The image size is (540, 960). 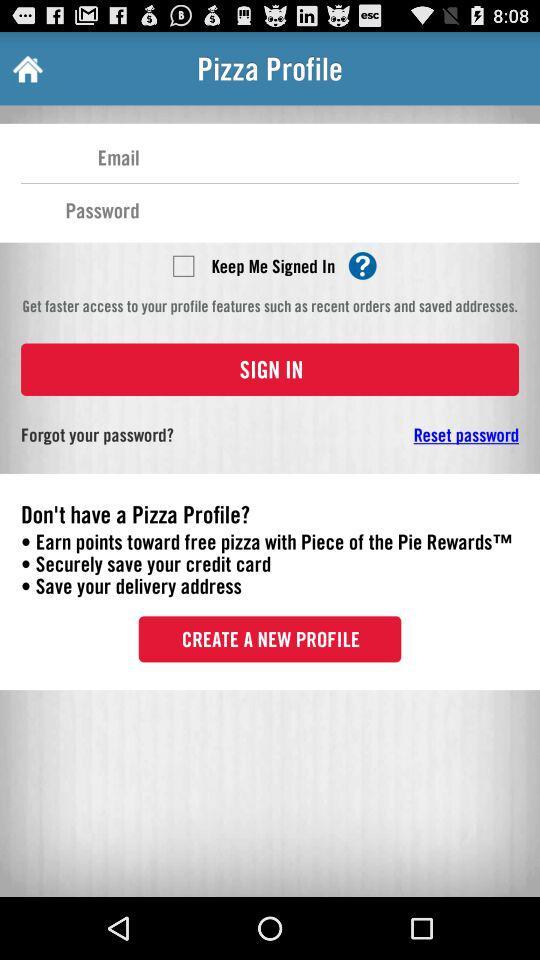 I want to click on keep user signed in to account, so click(x=183, y=264).